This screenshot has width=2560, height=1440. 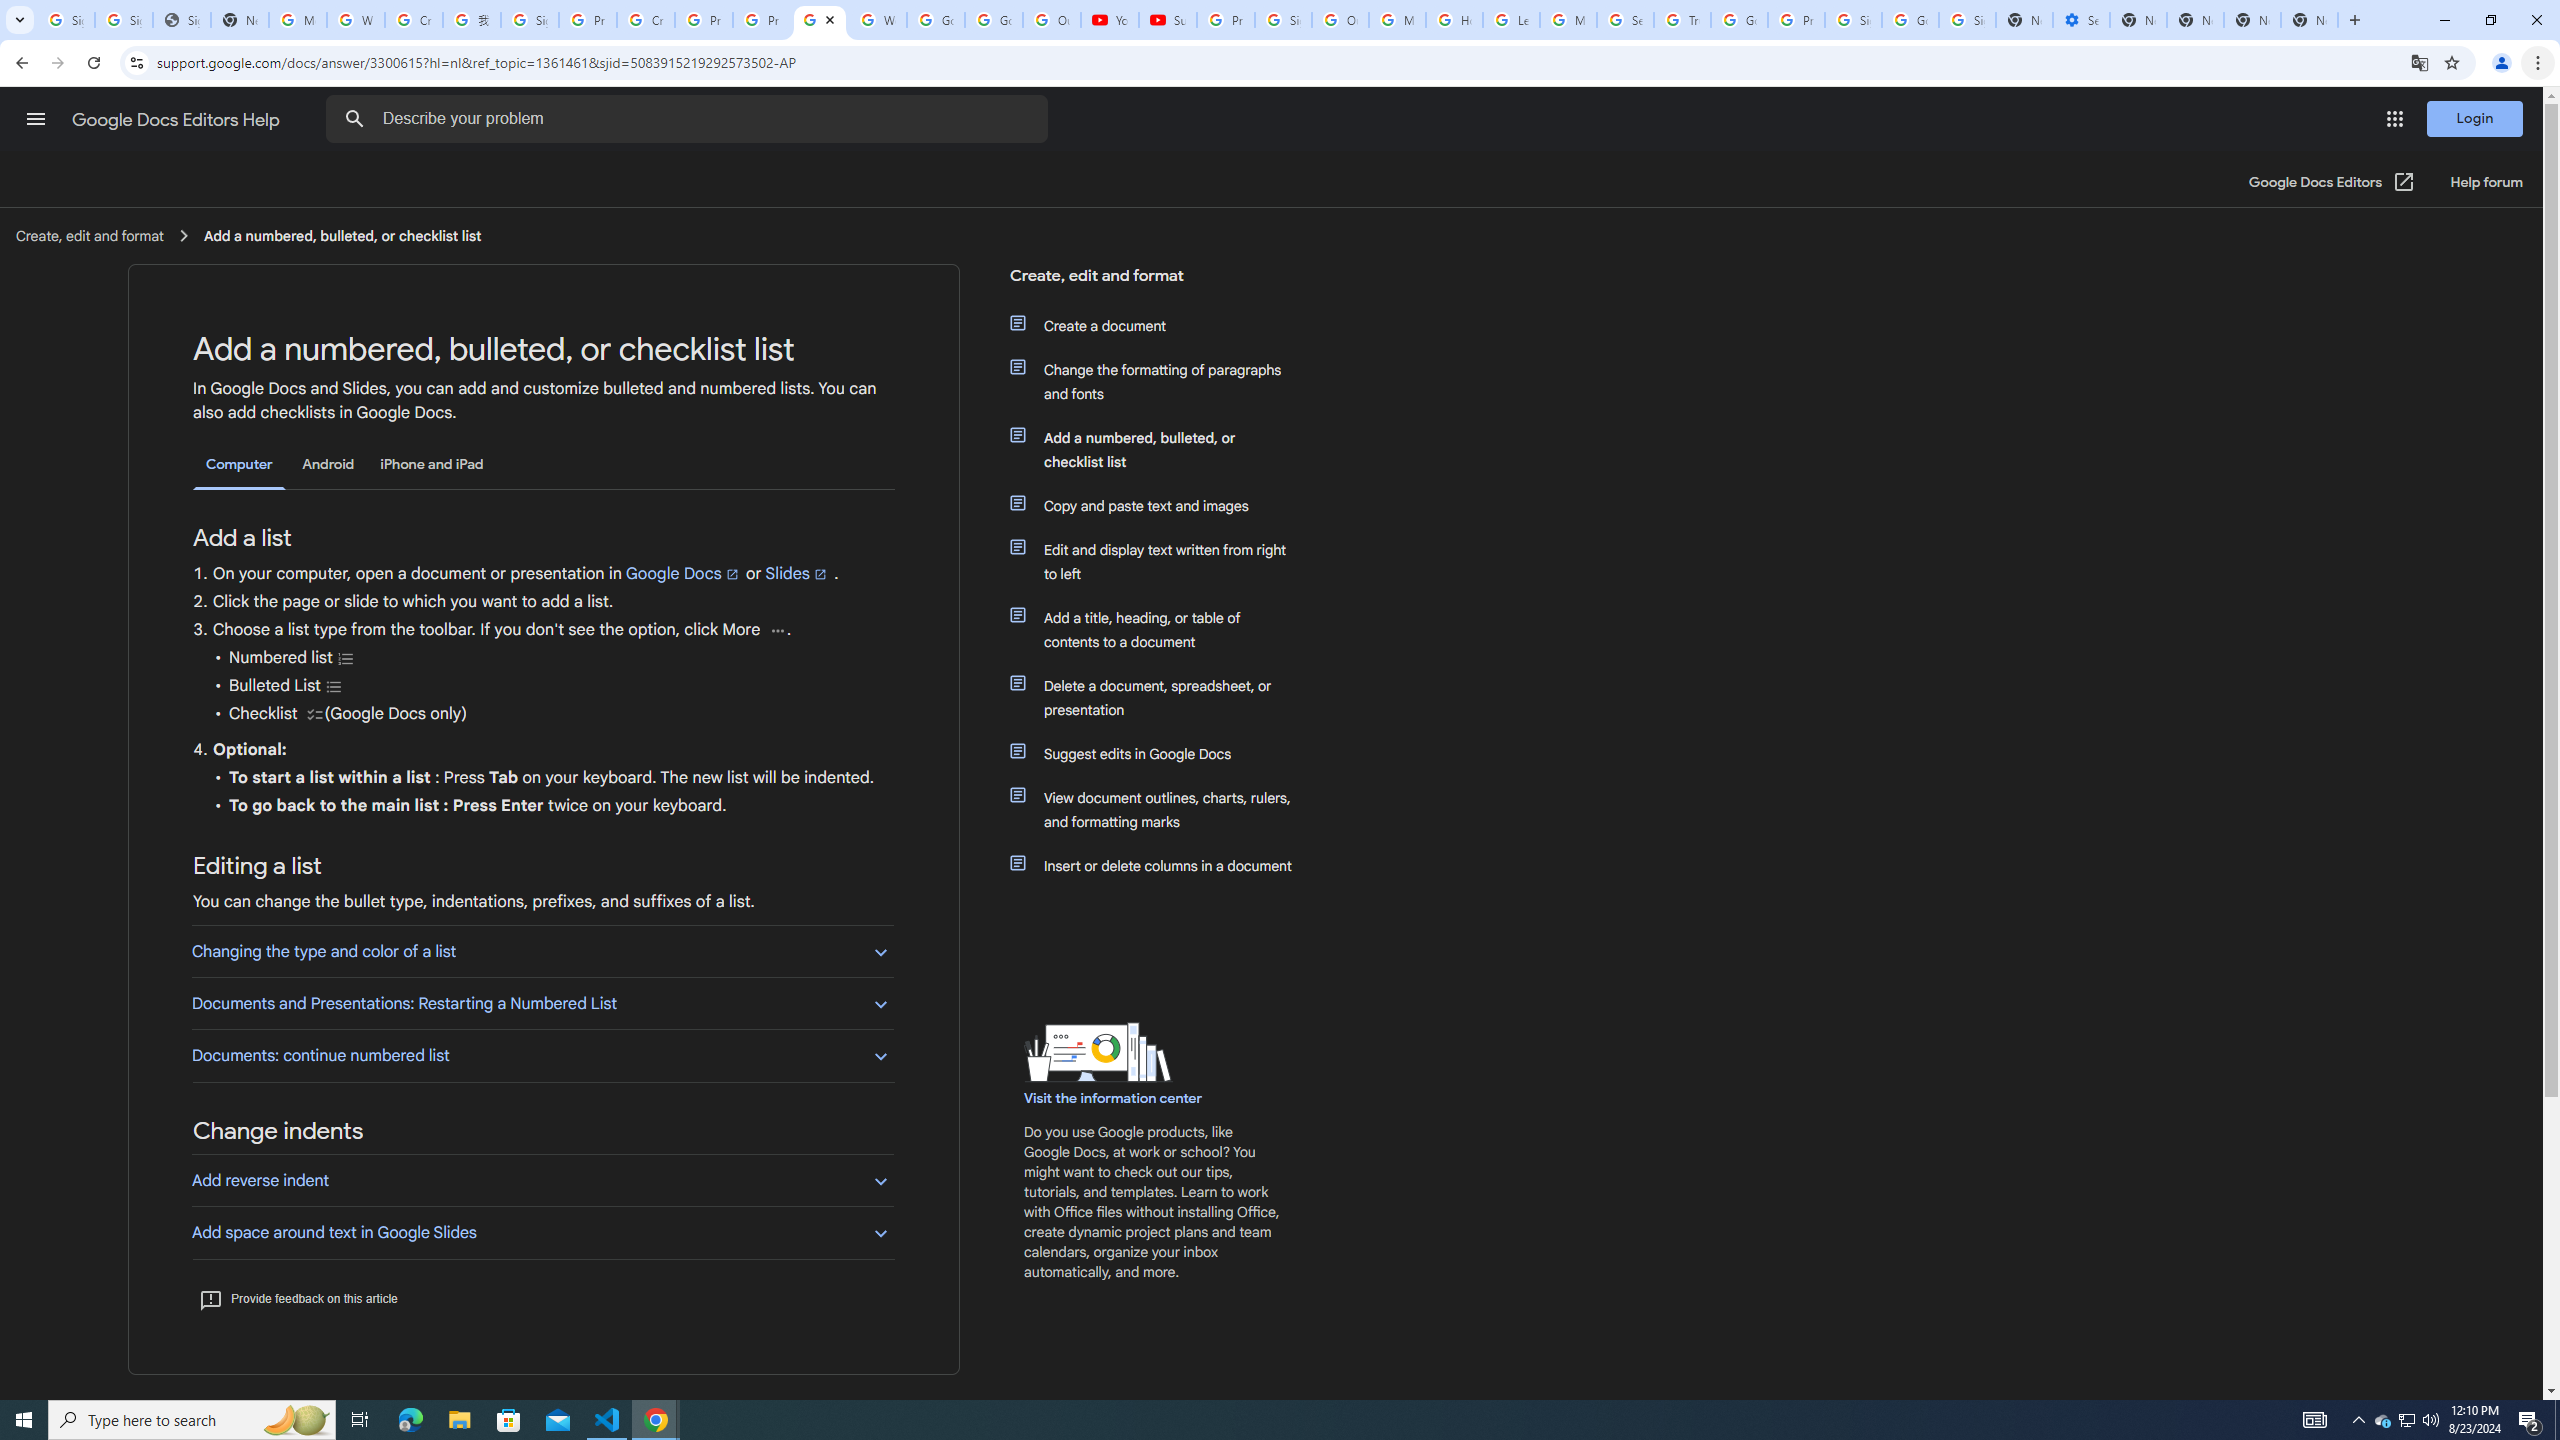 What do you see at coordinates (2331, 181) in the screenshot?
I see `'Google Docs Editors (Opens in new window)'` at bounding box center [2331, 181].